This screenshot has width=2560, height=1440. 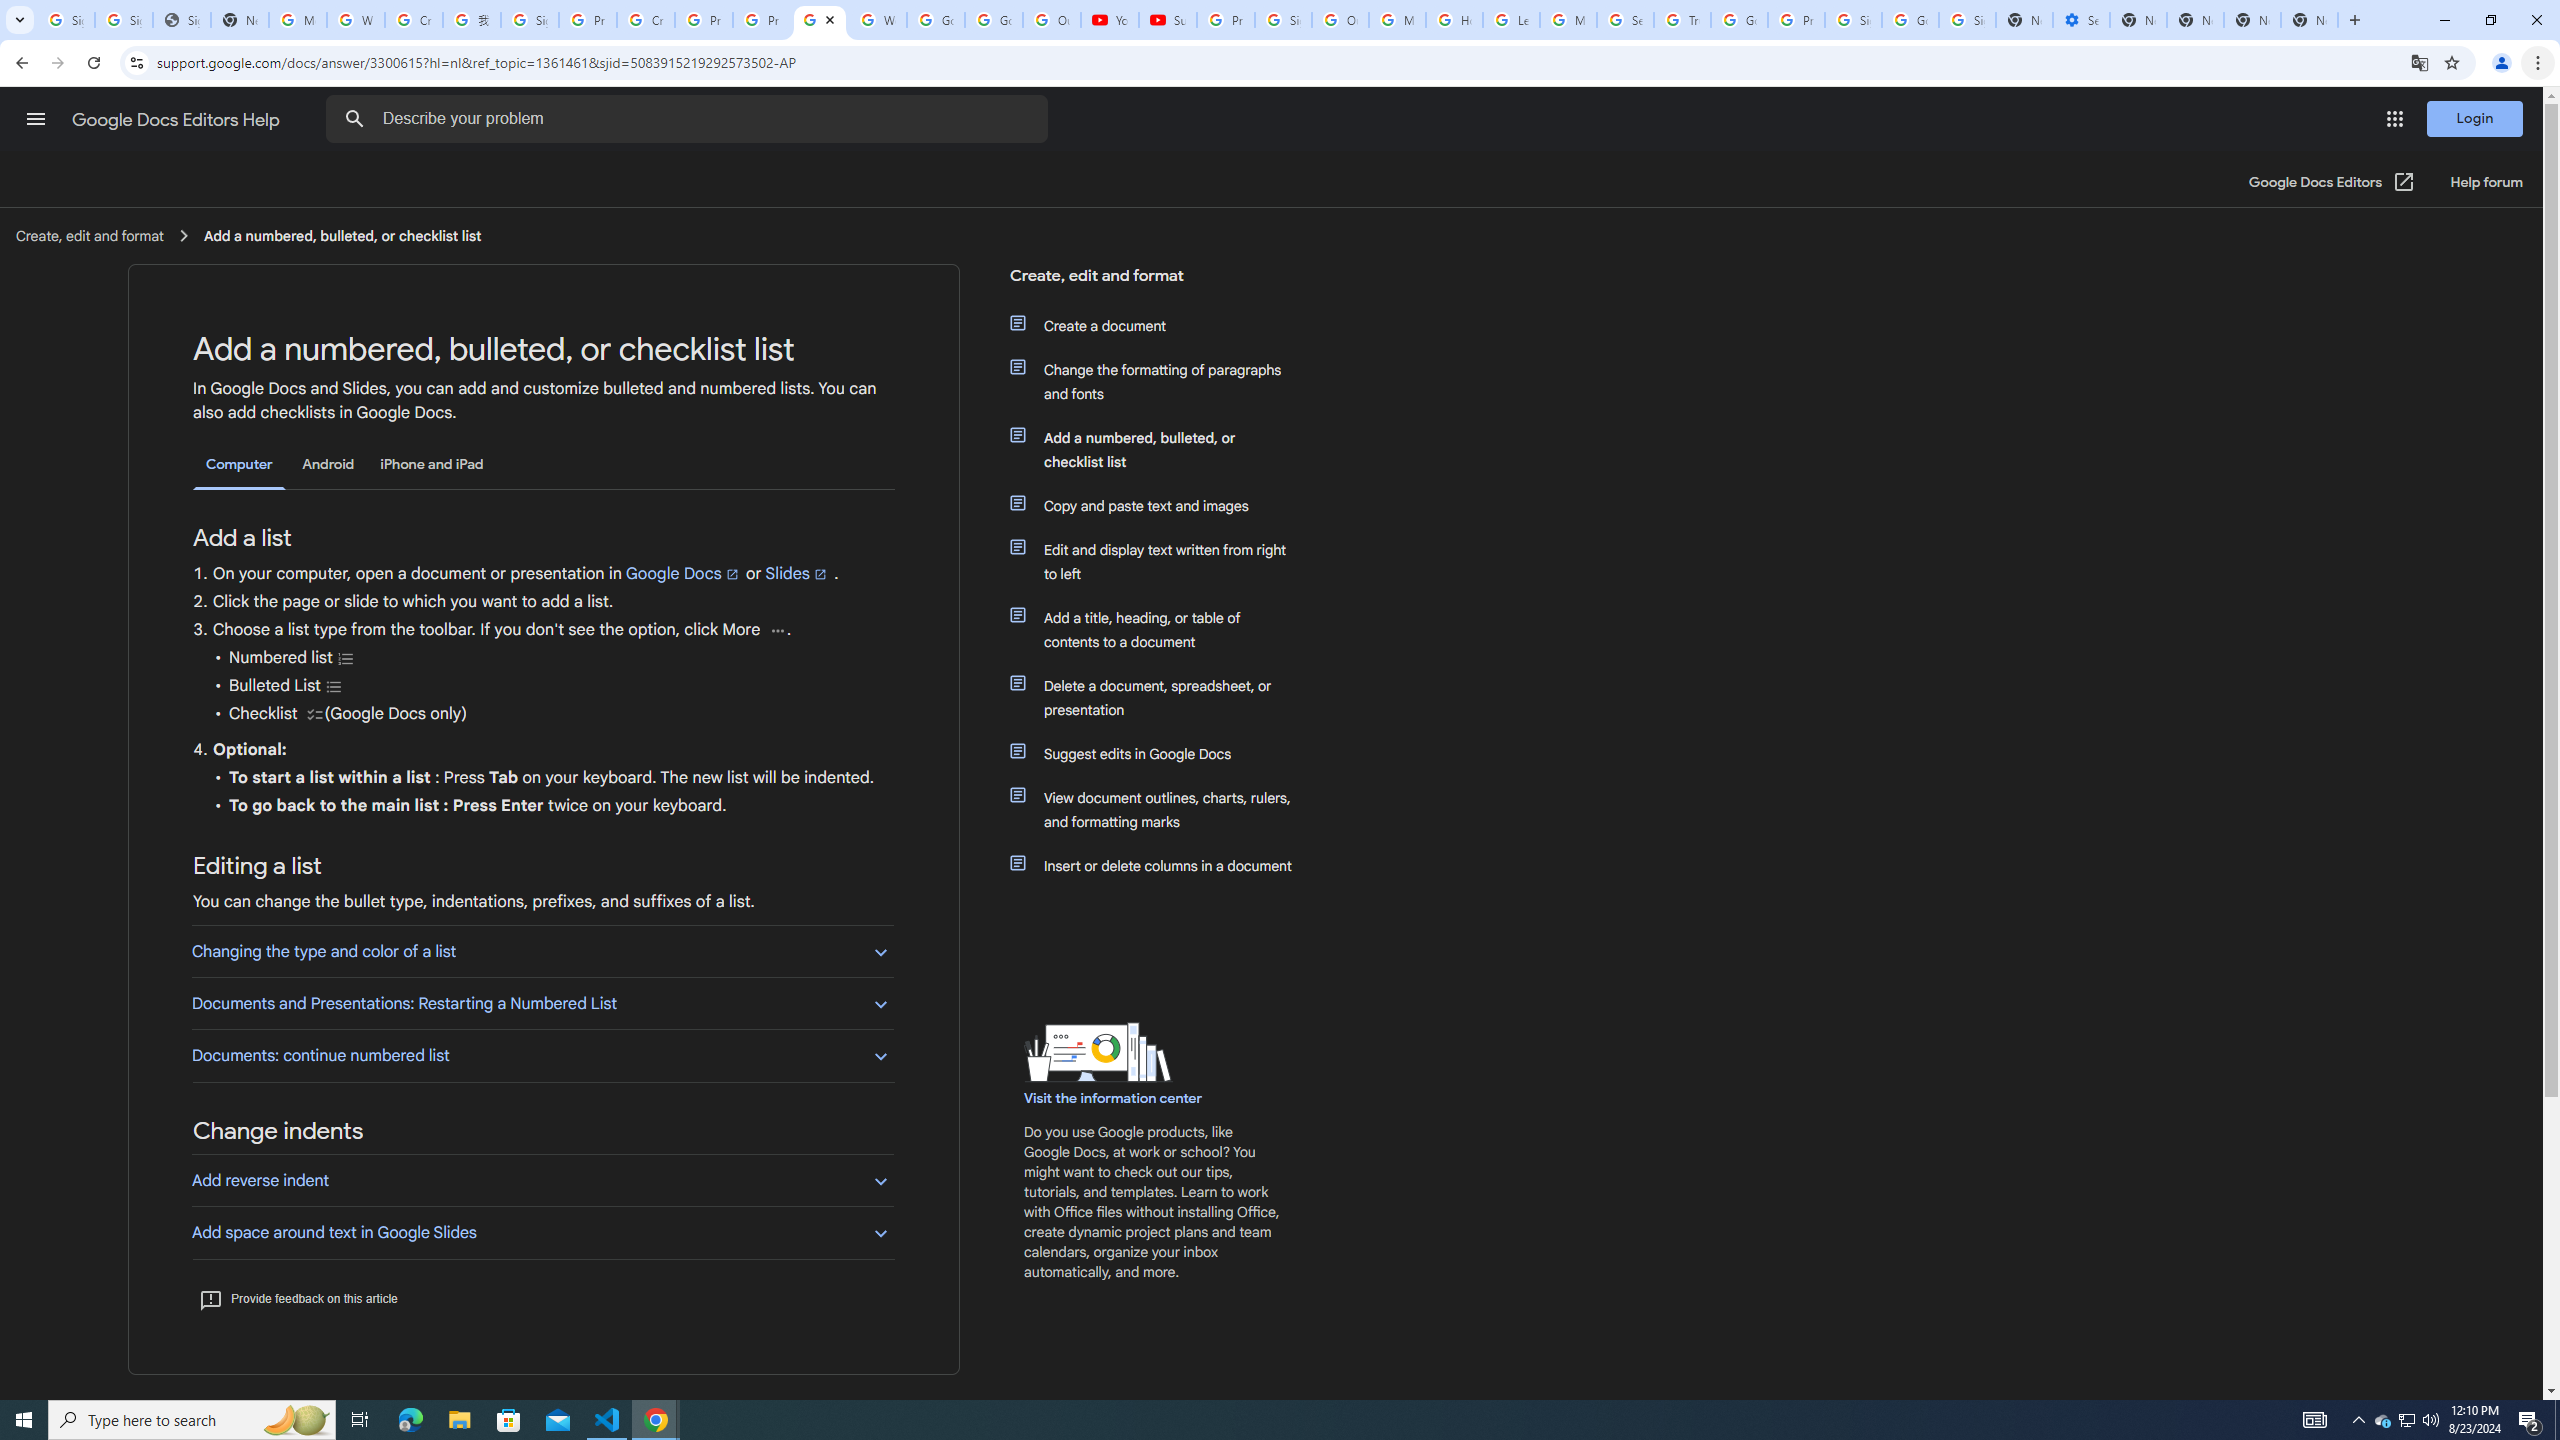 What do you see at coordinates (2331, 181) in the screenshot?
I see `'Google Docs Editors (Opens in new window)'` at bounding box center [2331, 181].